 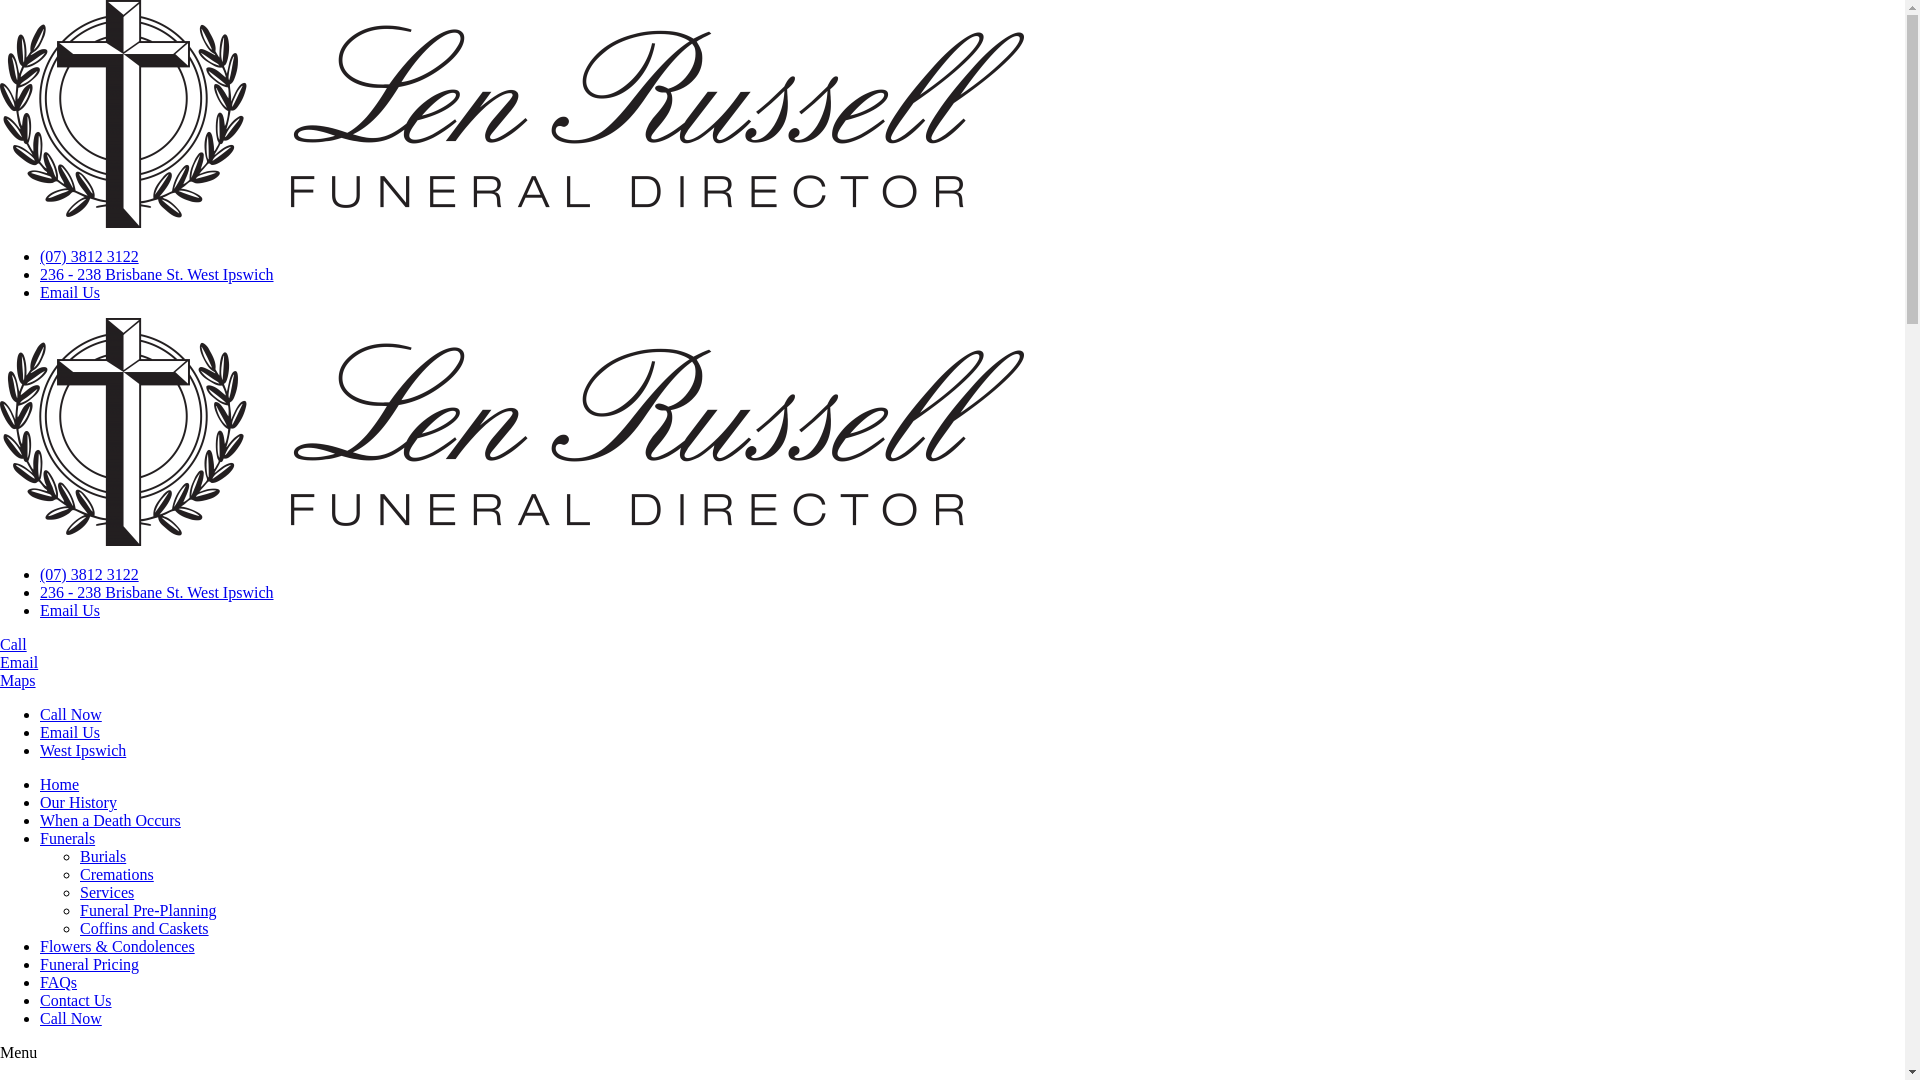 What do you see at coordinates (81, 750) in the screenshot?
I see `'West Ipswich'` at bounding box center [81, 750].